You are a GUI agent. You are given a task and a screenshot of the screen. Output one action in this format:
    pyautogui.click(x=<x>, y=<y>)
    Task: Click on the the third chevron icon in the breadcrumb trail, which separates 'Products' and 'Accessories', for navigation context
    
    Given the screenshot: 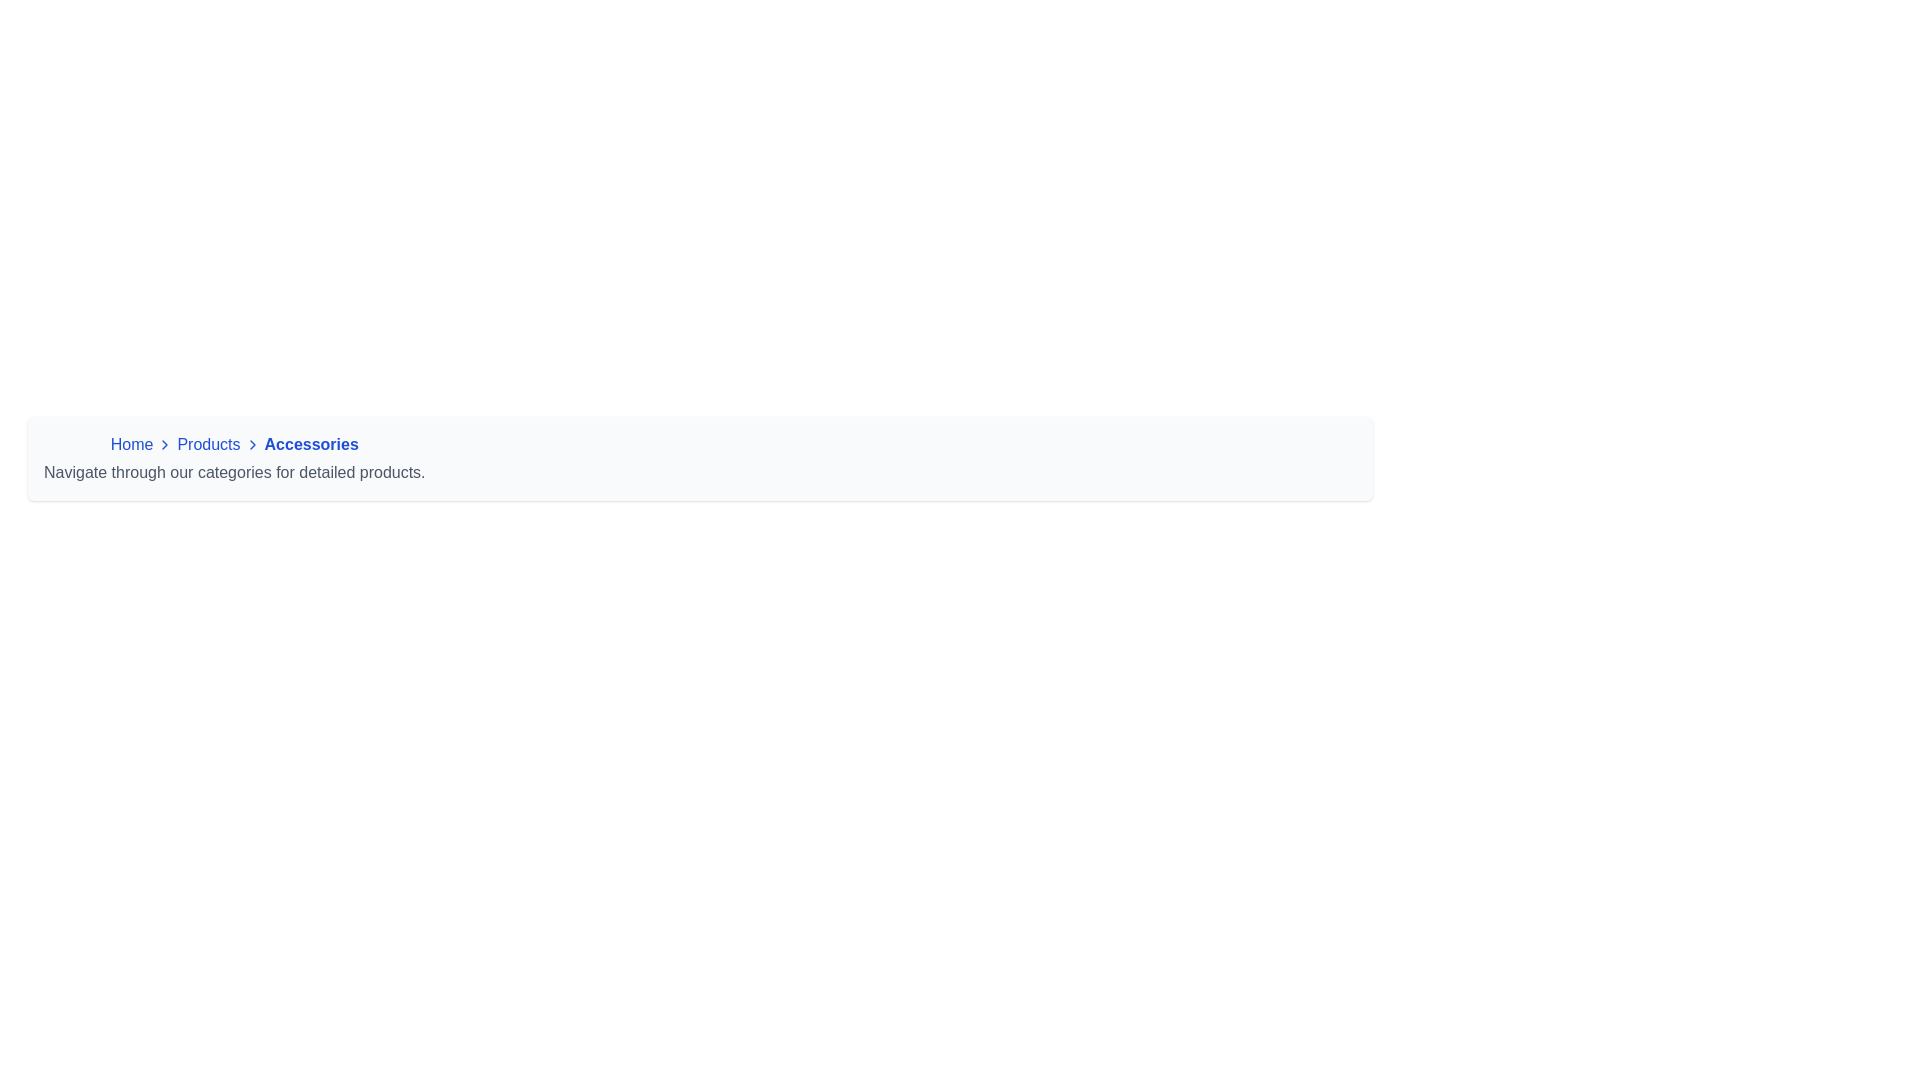 What is the action you would take?
    pyautogui.click(x=251, y=443)
    